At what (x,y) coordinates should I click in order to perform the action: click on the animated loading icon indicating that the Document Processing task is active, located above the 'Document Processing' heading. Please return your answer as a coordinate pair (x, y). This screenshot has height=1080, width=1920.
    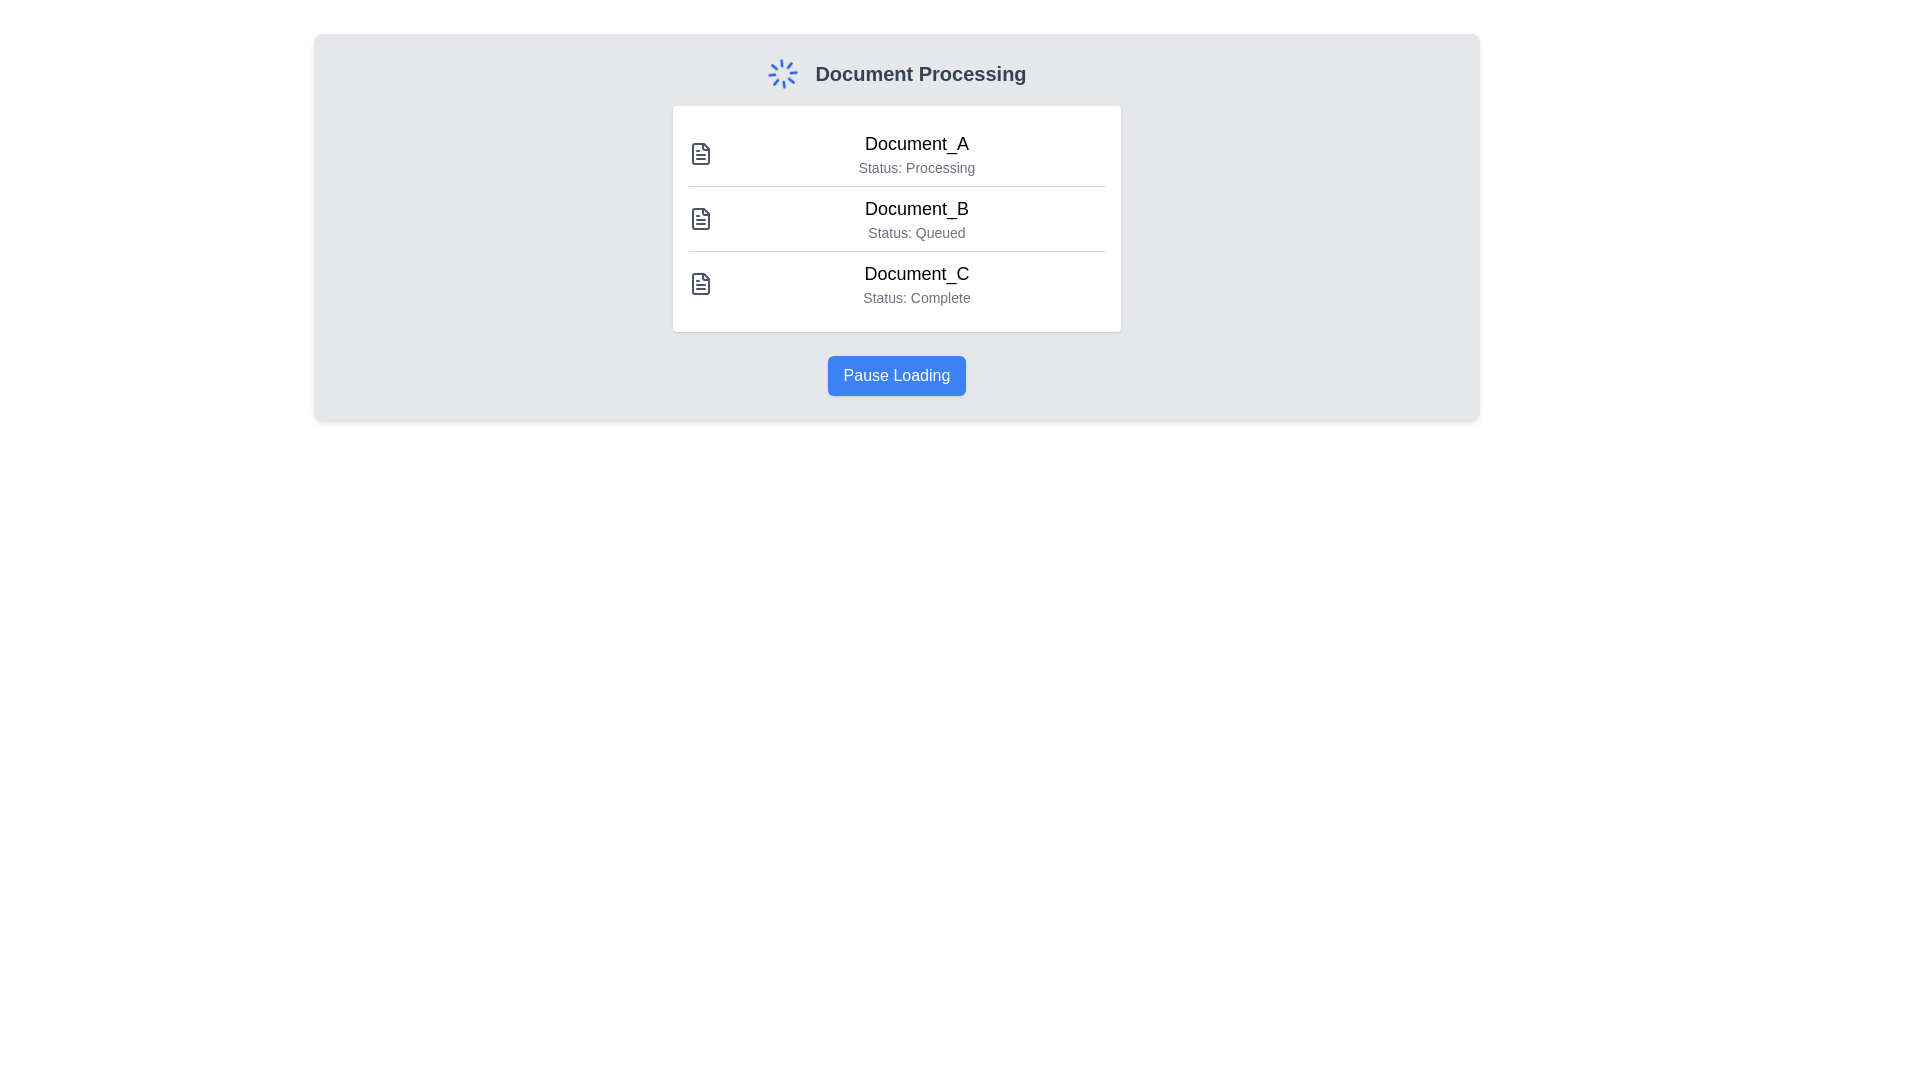
    Looking at the image, I should click on (782, 72).